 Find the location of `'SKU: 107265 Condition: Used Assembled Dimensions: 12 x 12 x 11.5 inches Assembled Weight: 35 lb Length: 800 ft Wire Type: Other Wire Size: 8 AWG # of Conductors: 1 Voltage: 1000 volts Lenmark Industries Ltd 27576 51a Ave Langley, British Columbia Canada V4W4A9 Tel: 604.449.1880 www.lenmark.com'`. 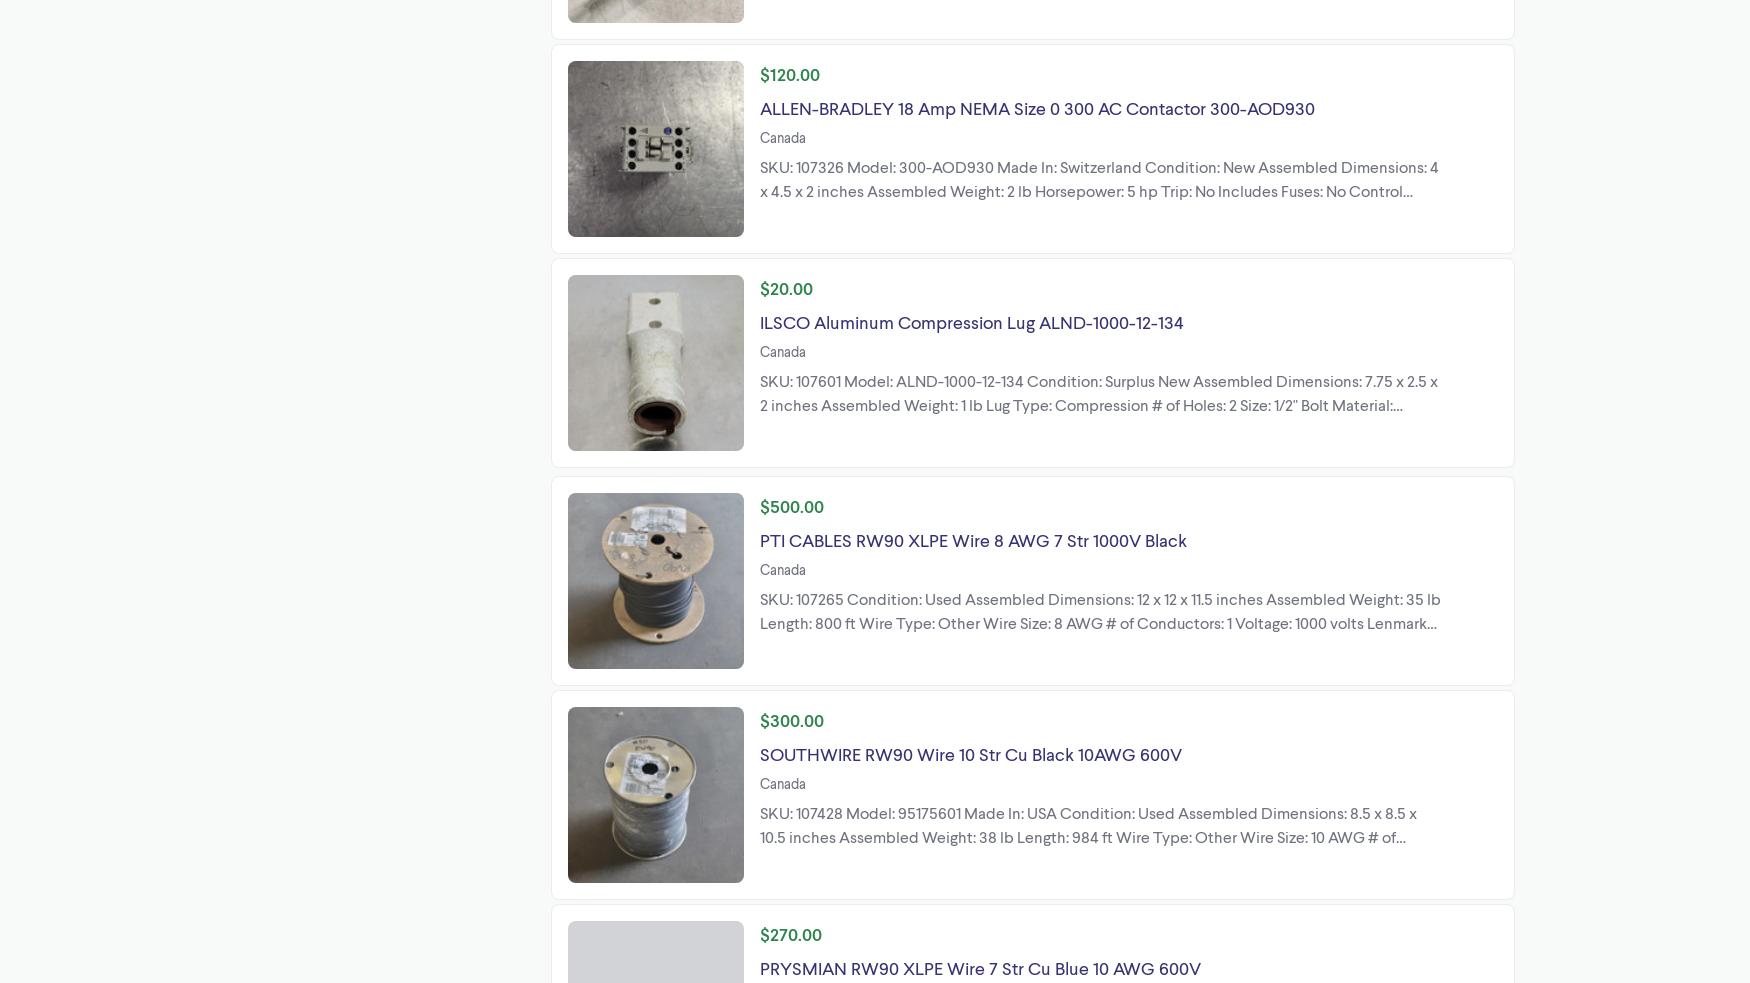

'SKU: 107265 Condition: Used Assembled Dimensions: 12 x 12 x 11.5 inches Assembled Weight: 35 lb Length: 800 ft Wire Type: Other Wire Size: 8 AWG # of Conductors: 1 Voltage: 1000 volts Lenmark Industries Ltd 27576 51a Ave Langley, British Columbia Canada V4W4A9 Tel: 604.449.1880 www.lenmark.com' is located at coordinates (1100, 633).